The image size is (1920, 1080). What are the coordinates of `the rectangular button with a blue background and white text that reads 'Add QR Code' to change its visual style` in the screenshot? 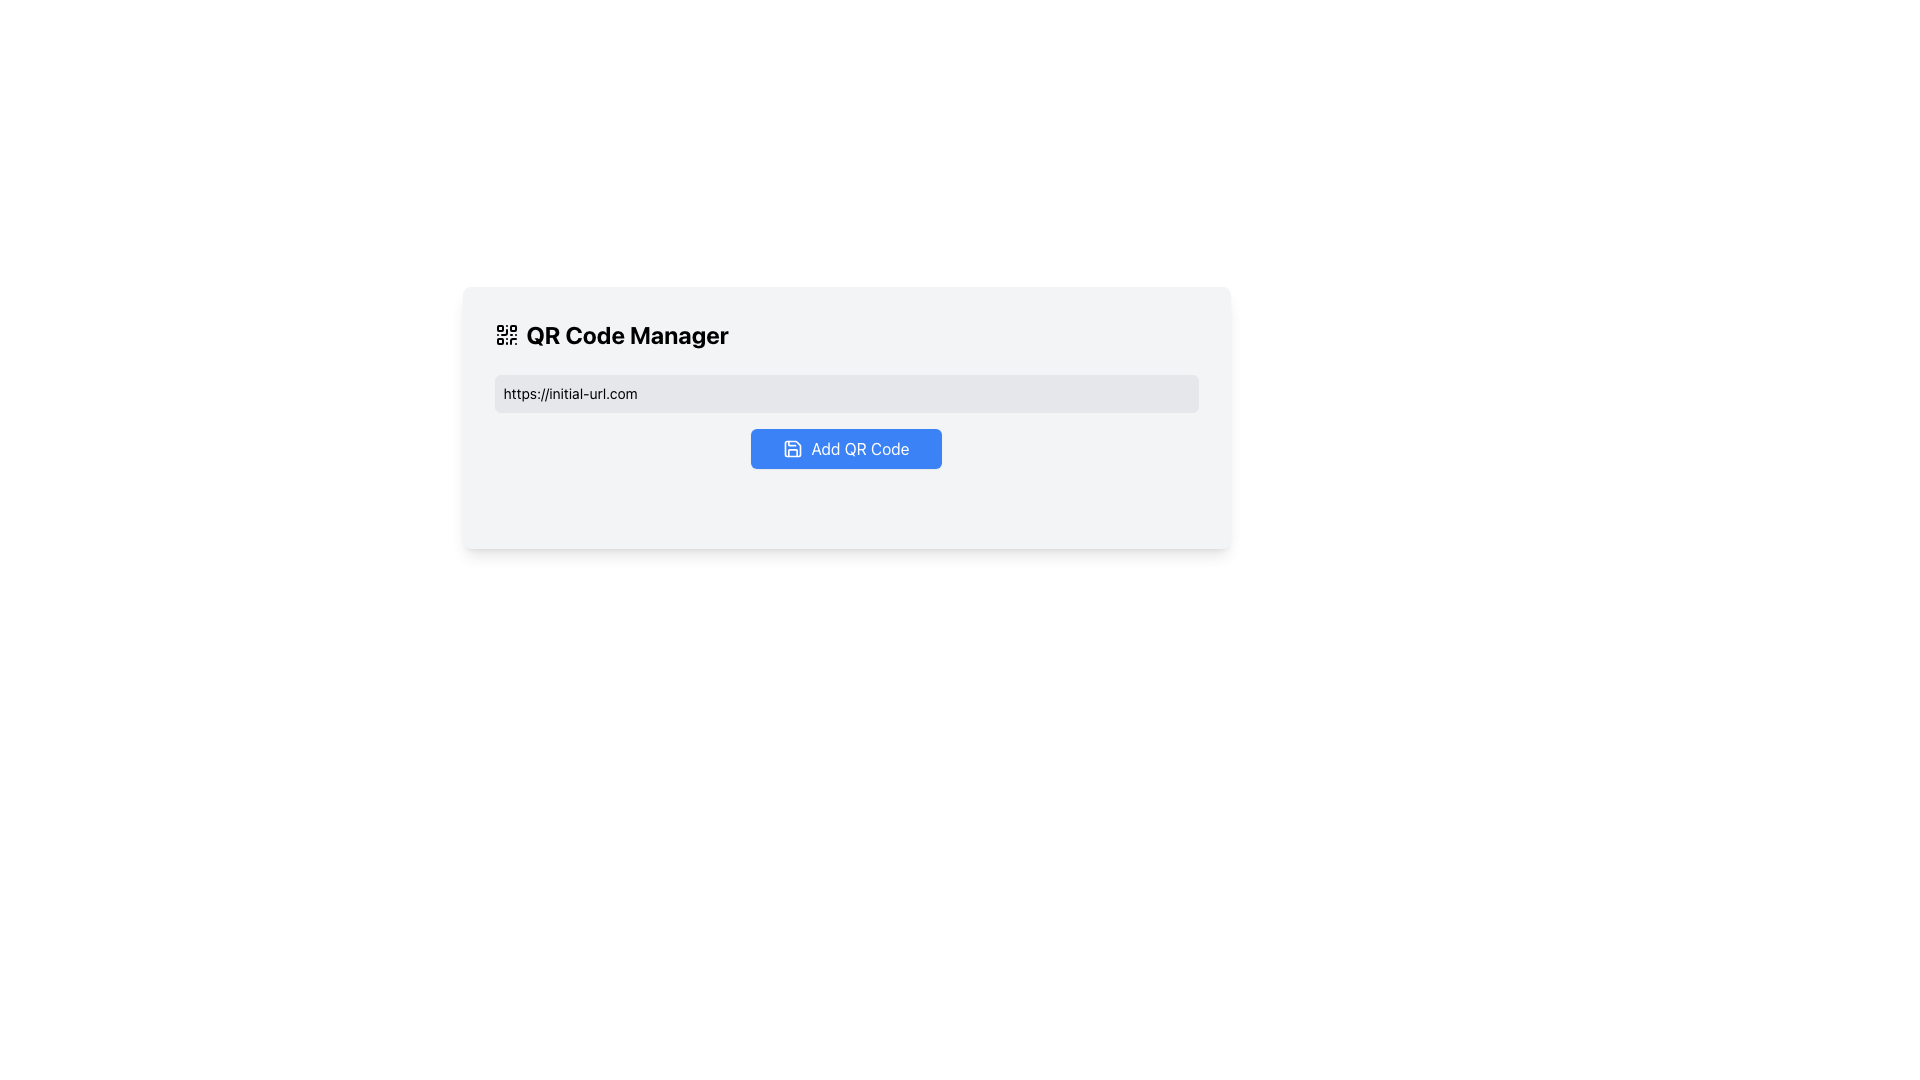 It's located at (846, 447).